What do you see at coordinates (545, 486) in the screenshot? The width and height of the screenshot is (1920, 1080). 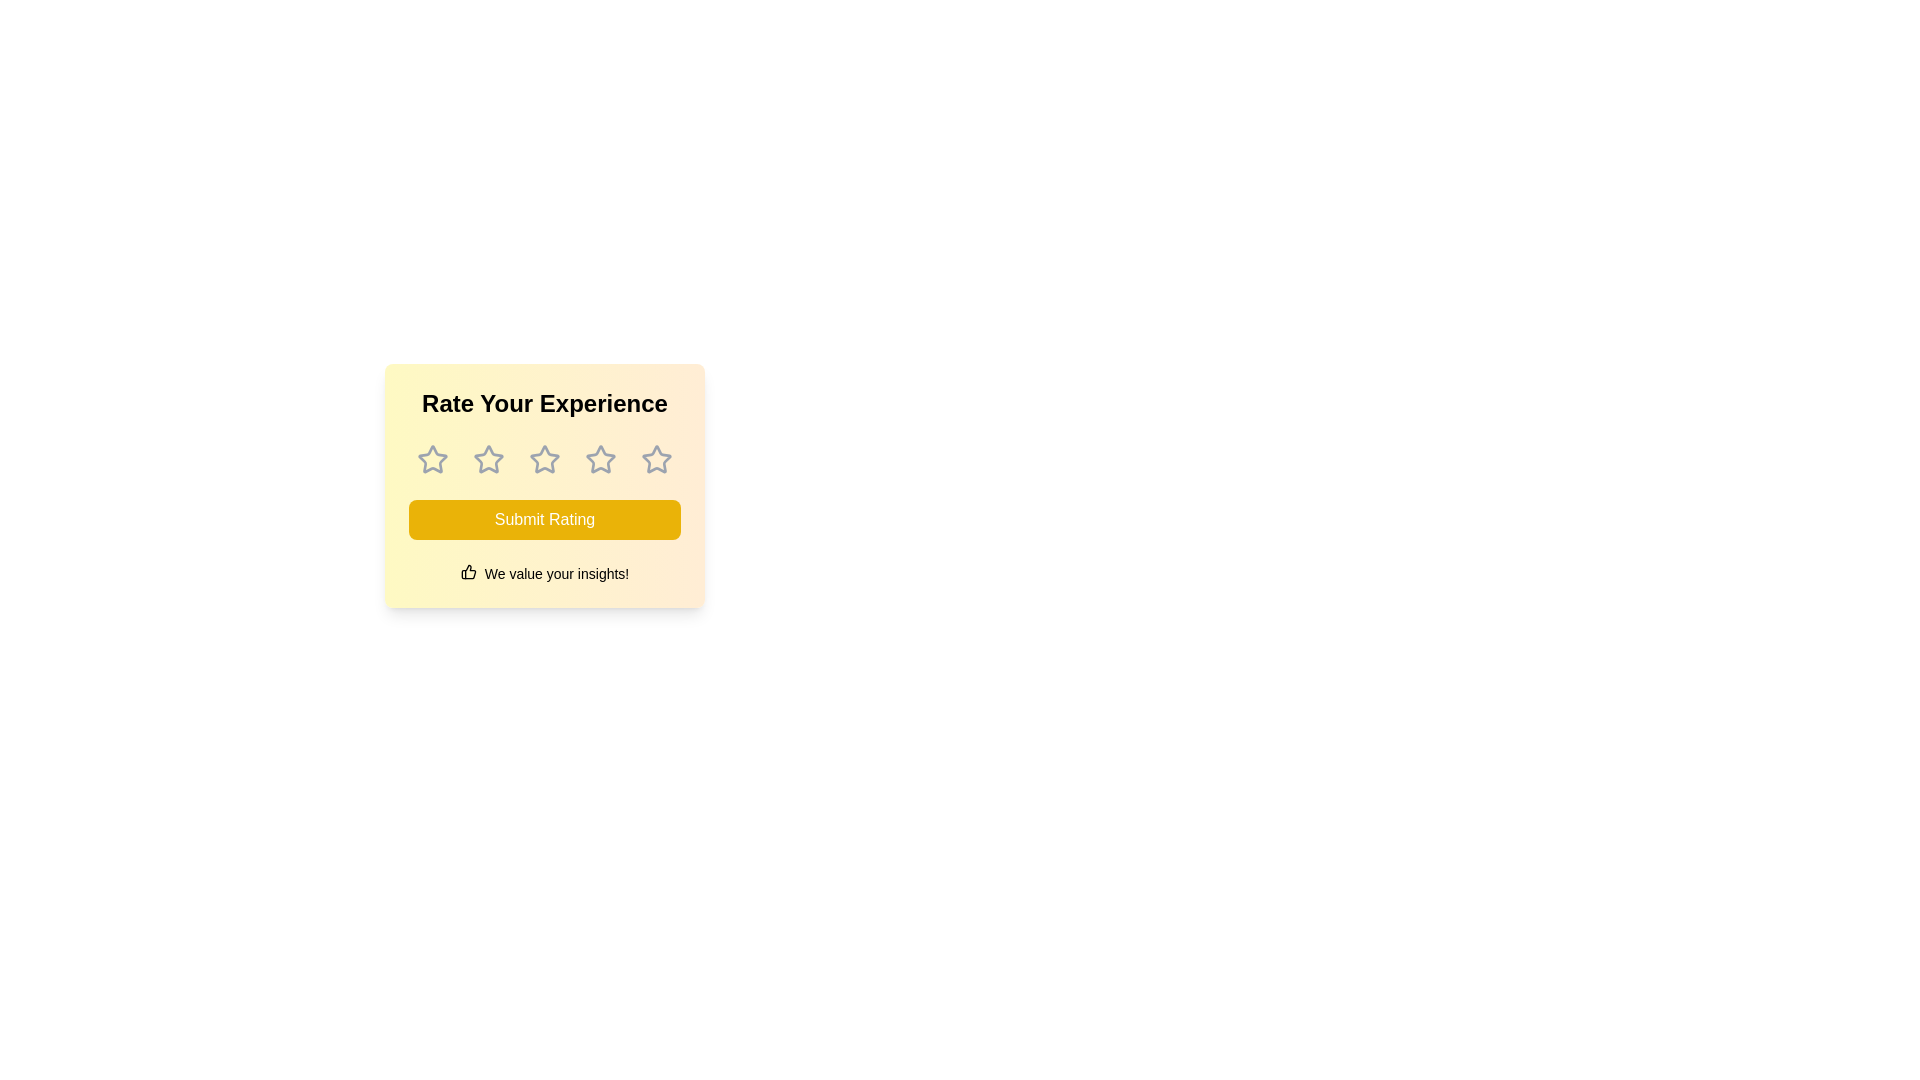 I see `one of the star icons in the interactive rating card labeled 'Rate Your Experience' to assign a rating` at bounding box center [545, 486].